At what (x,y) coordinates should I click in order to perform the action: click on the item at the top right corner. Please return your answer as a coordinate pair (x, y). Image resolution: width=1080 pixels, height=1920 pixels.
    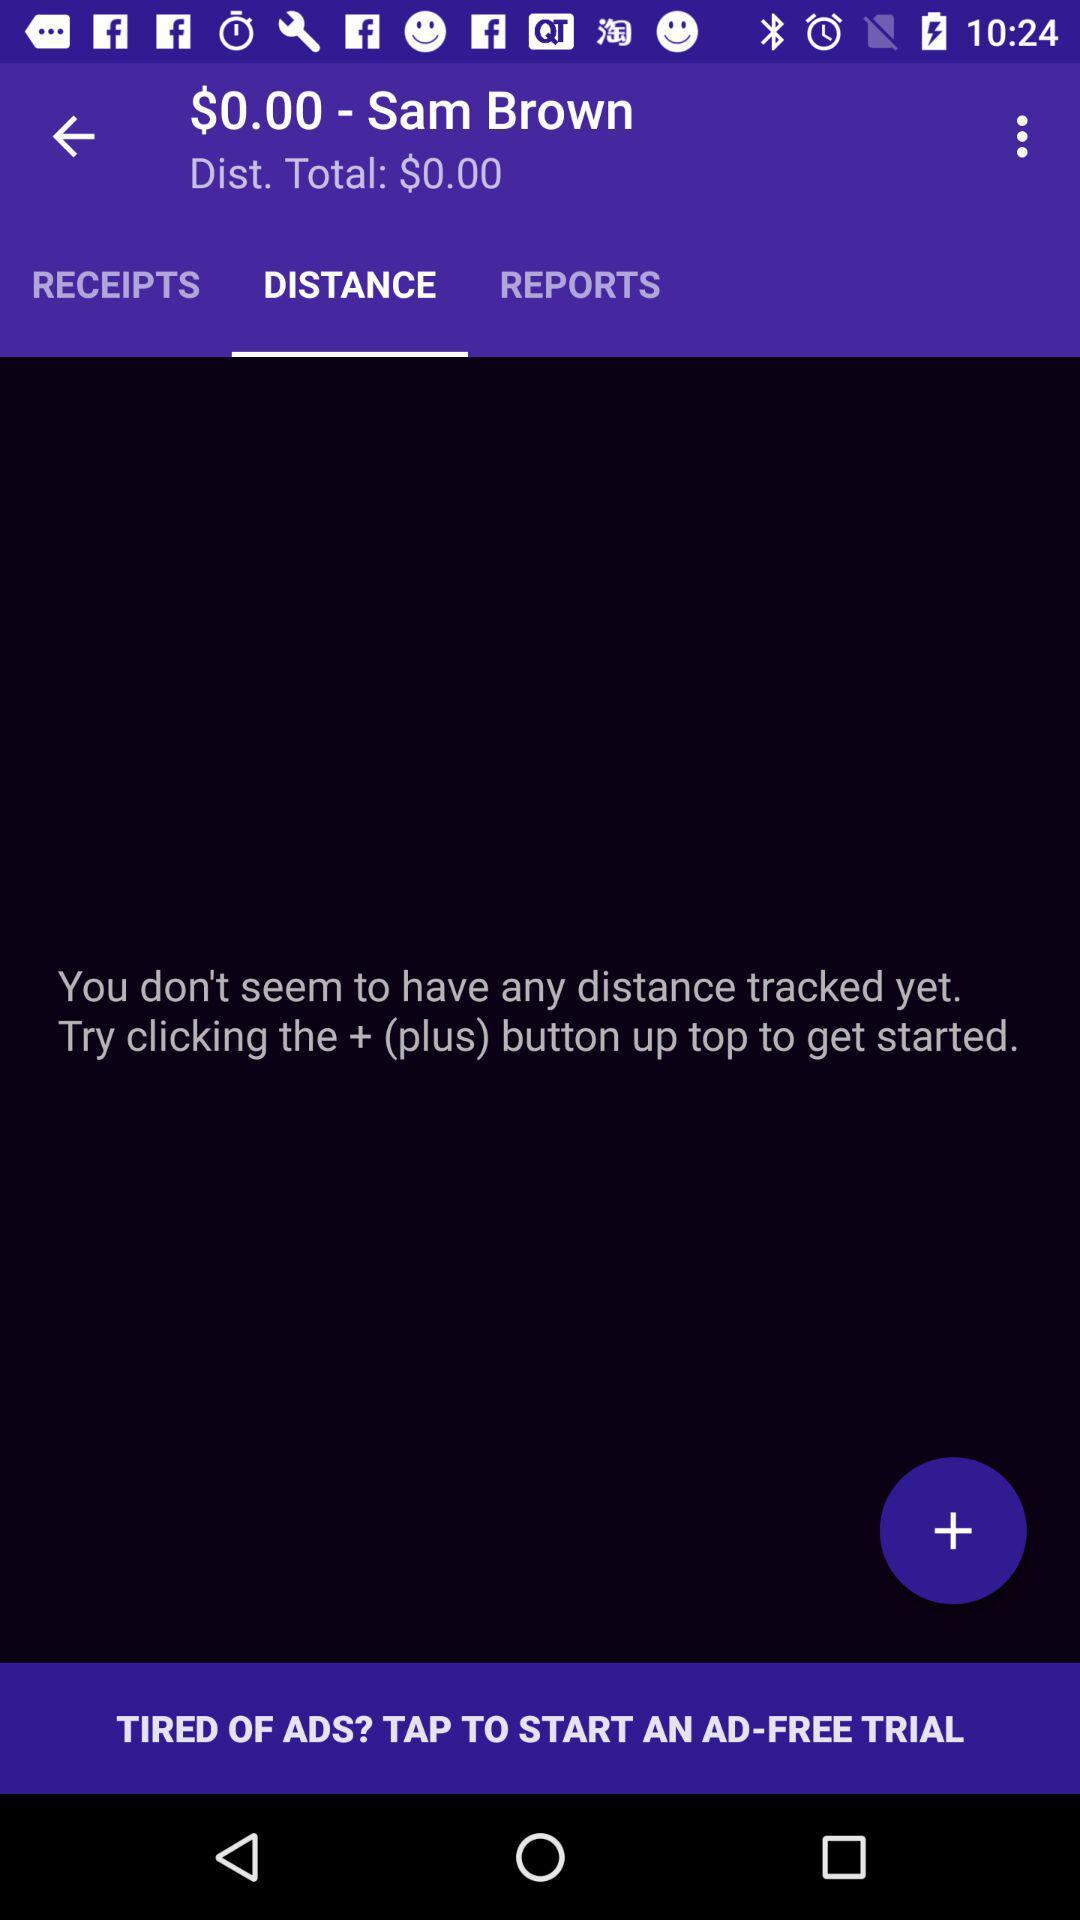
    Looking at the image, I should click on (1027, 135).